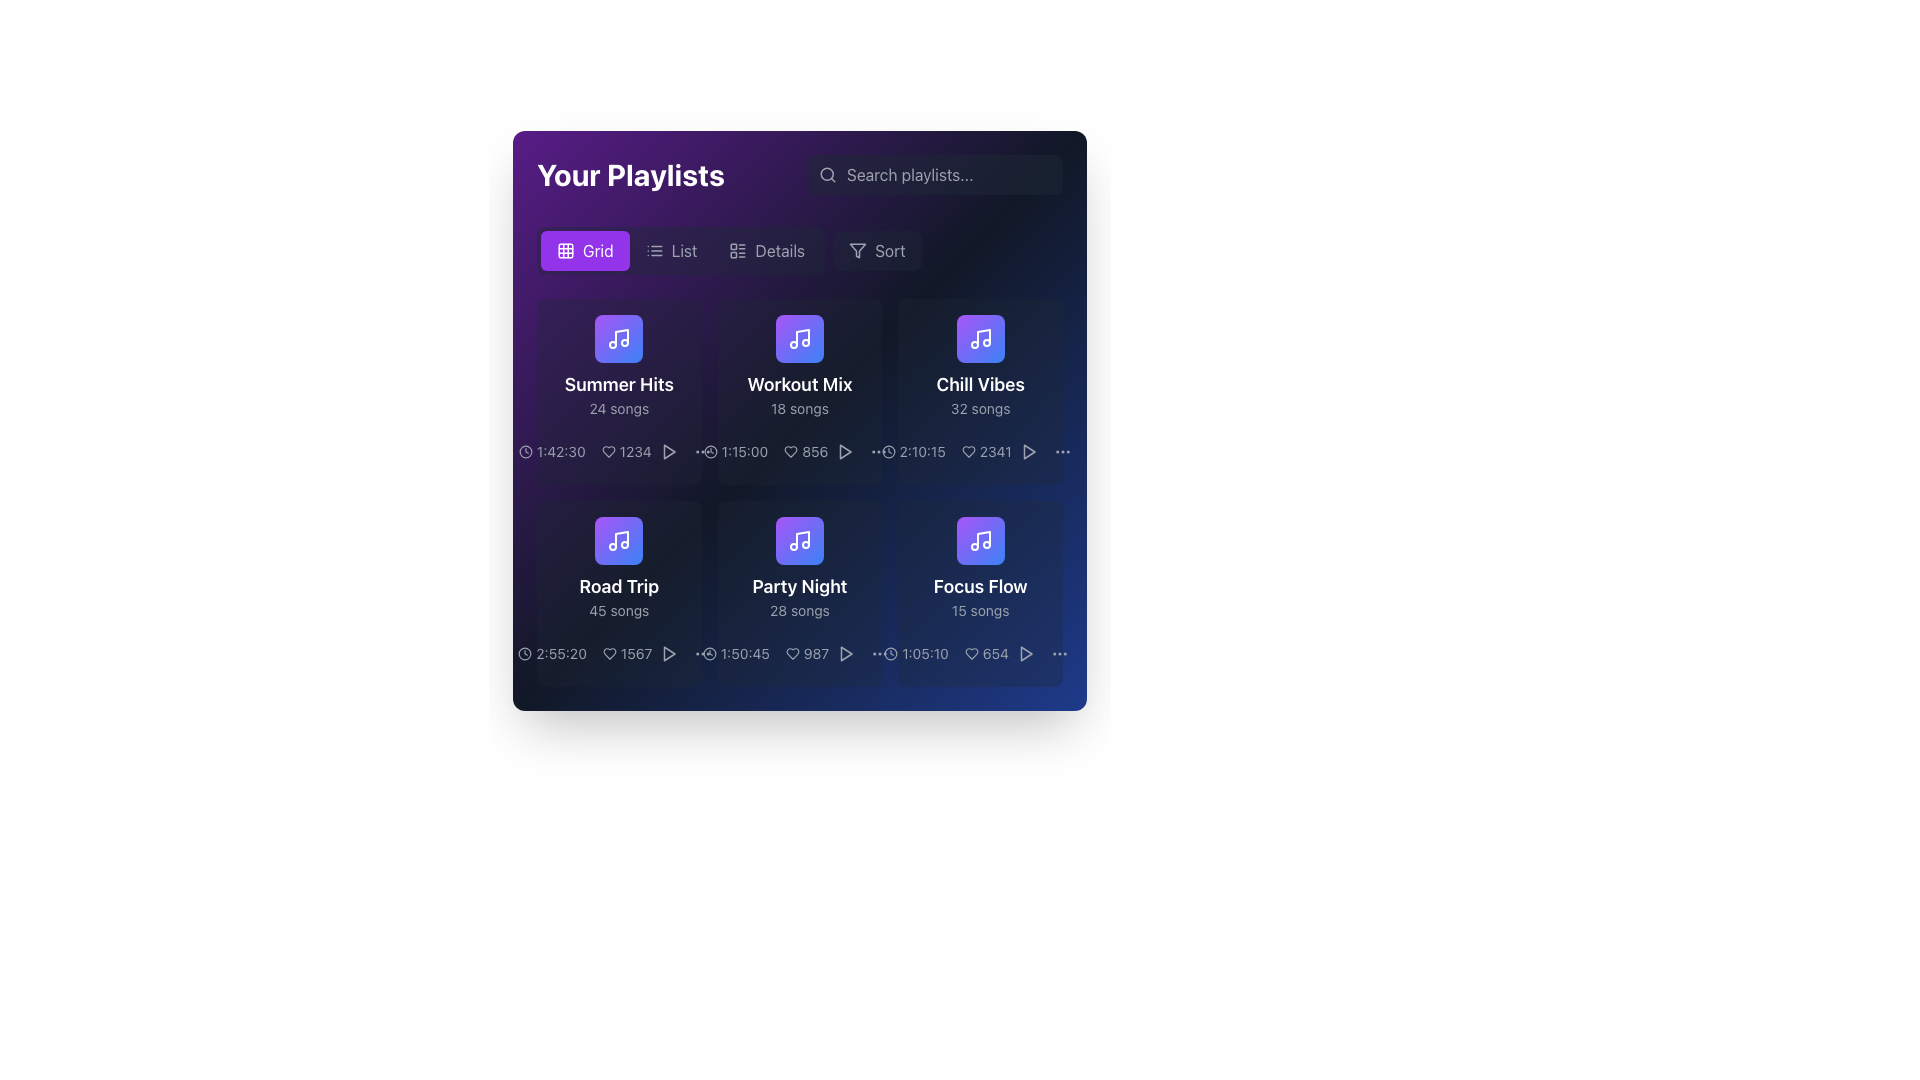 Image resolution: width=1920 pixels, height=1080 pixels. What do you see at coordinates (845, 451) in the screenshot?
I see `the triangular play icon representing the 'Workout Mix' playlist located below the 'Workout Mix' card in the playlist grid to play the playlist` at bounding box center [845, 451].